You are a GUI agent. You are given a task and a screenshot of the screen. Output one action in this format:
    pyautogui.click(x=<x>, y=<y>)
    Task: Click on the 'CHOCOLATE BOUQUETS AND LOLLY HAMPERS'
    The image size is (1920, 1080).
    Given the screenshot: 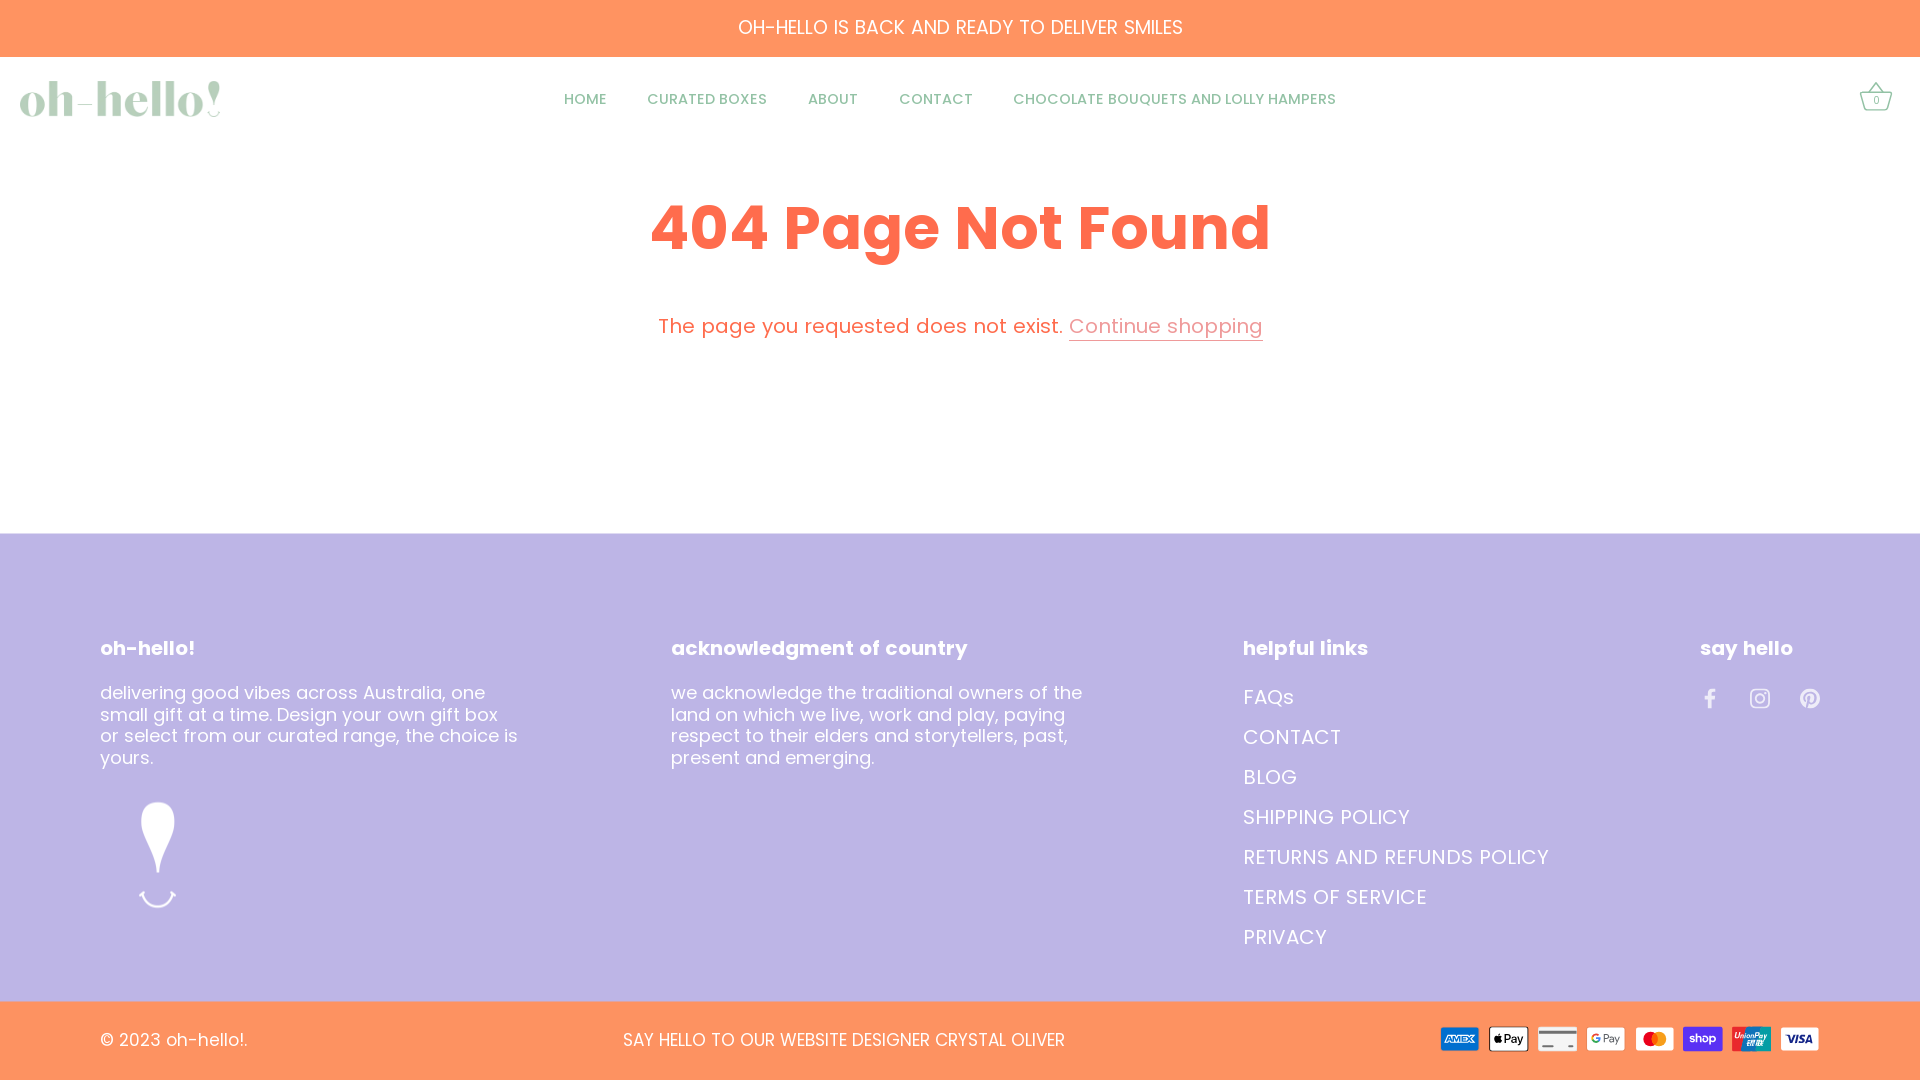 What is the action you would take?
    pyautogui.click(x=1175, y=99)
    